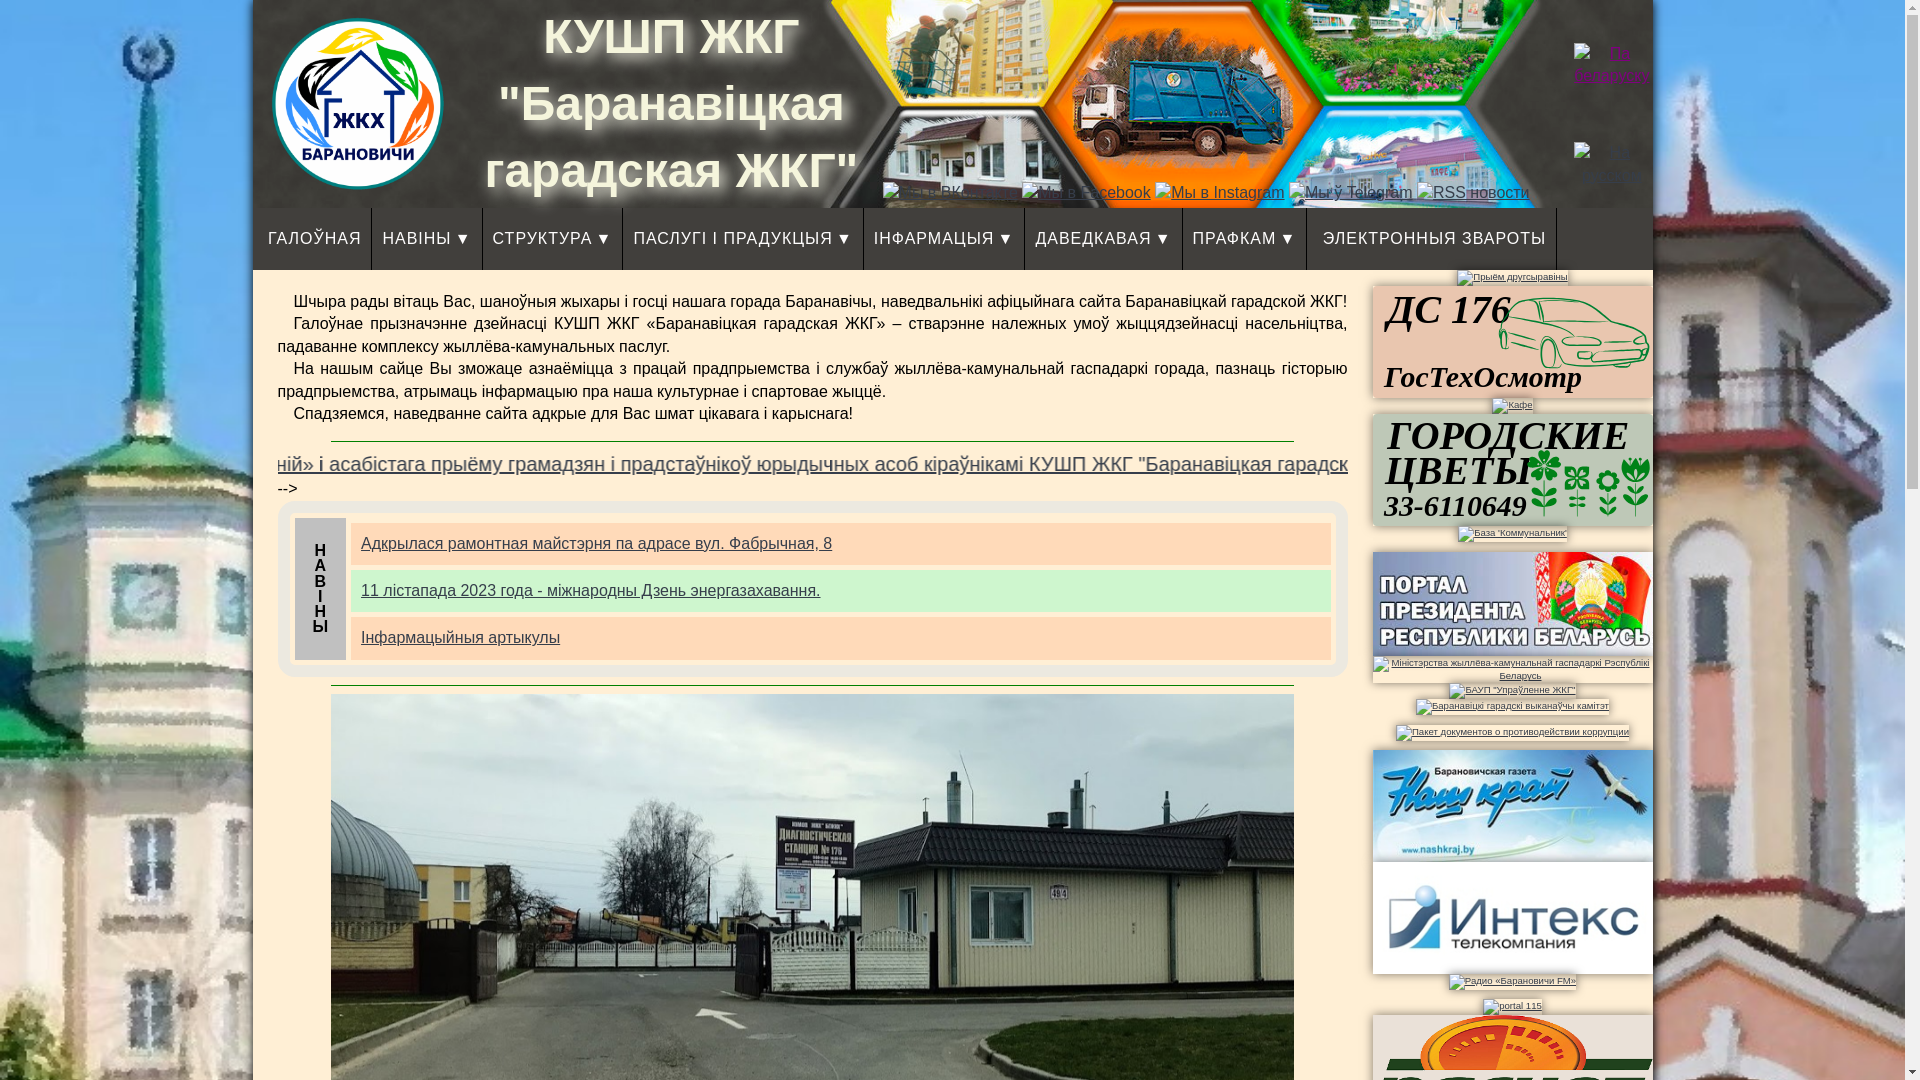  I want to click on 'Instagram', so click(1218, 192).